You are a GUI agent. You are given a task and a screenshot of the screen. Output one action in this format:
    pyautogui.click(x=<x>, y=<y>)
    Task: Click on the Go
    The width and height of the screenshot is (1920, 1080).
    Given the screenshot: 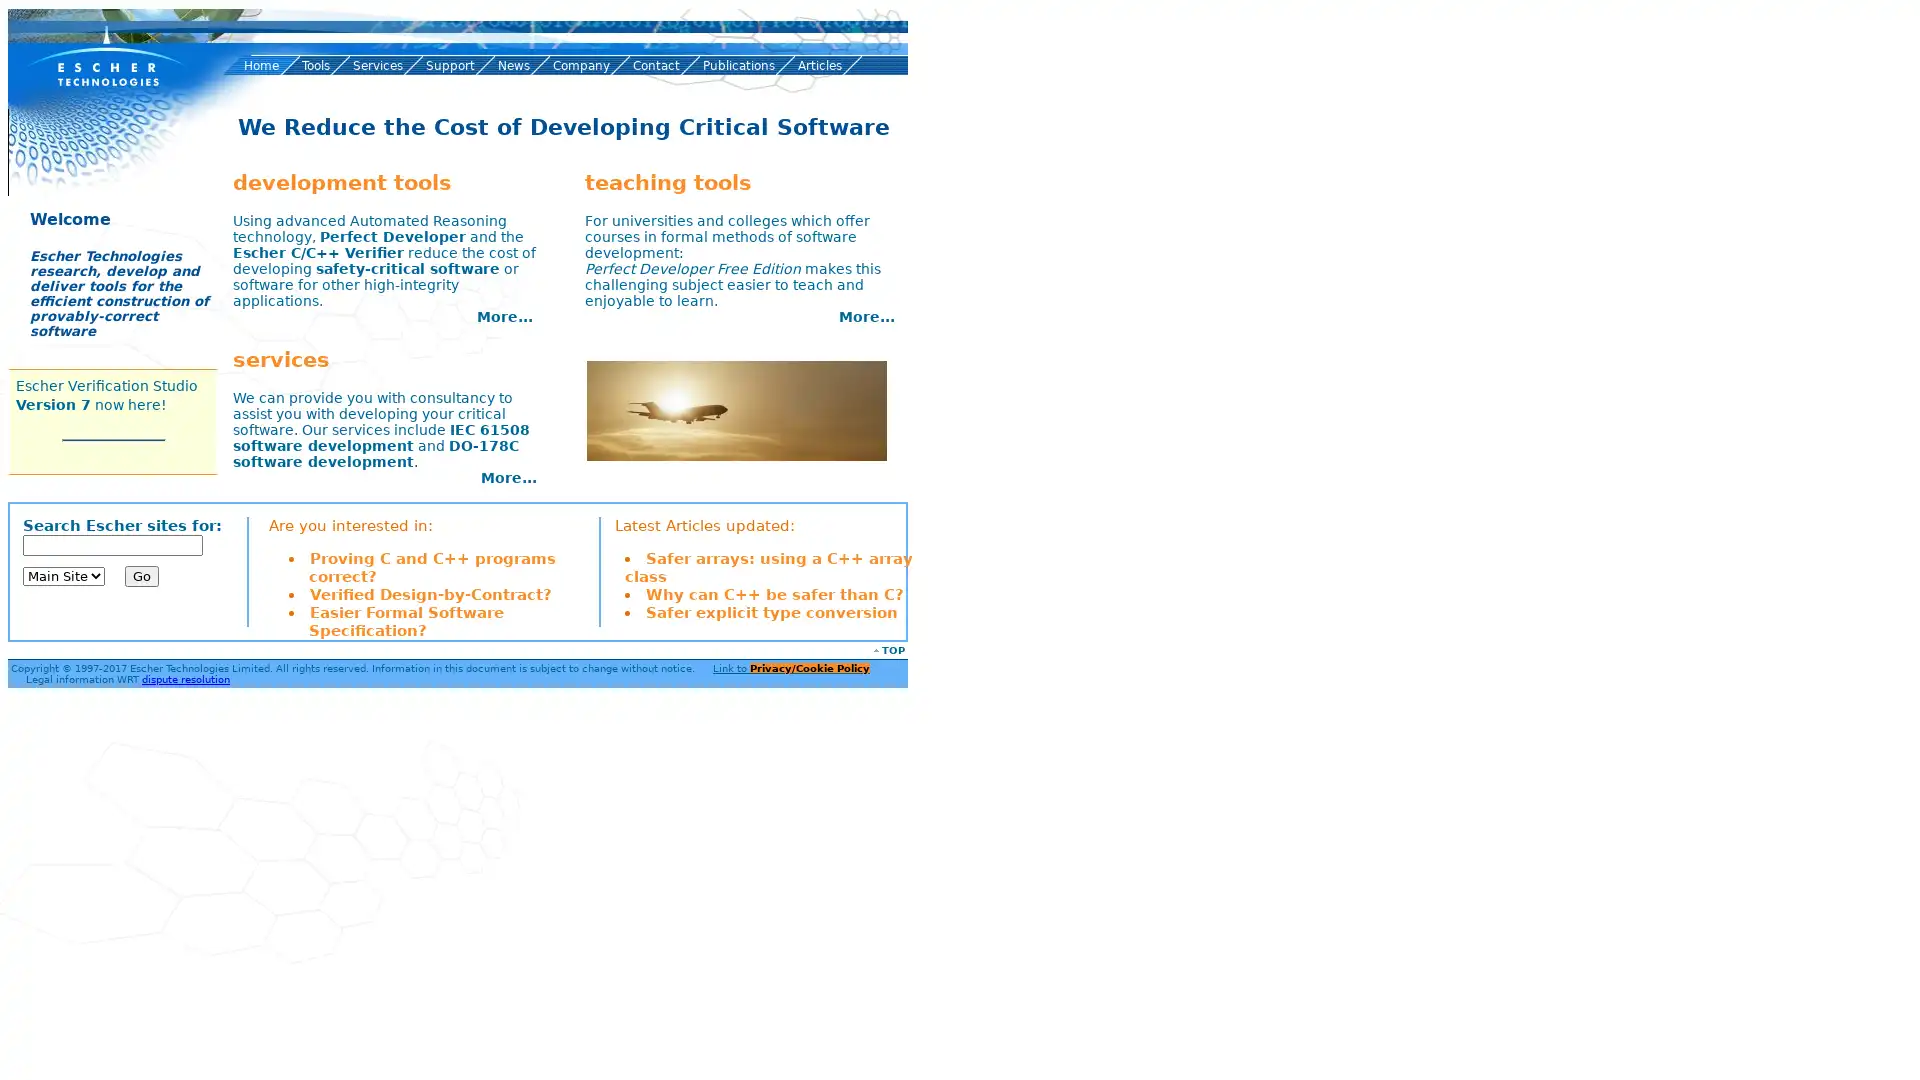 What is the action you would take?
    pyautogui.click(x=141, y=575)
    